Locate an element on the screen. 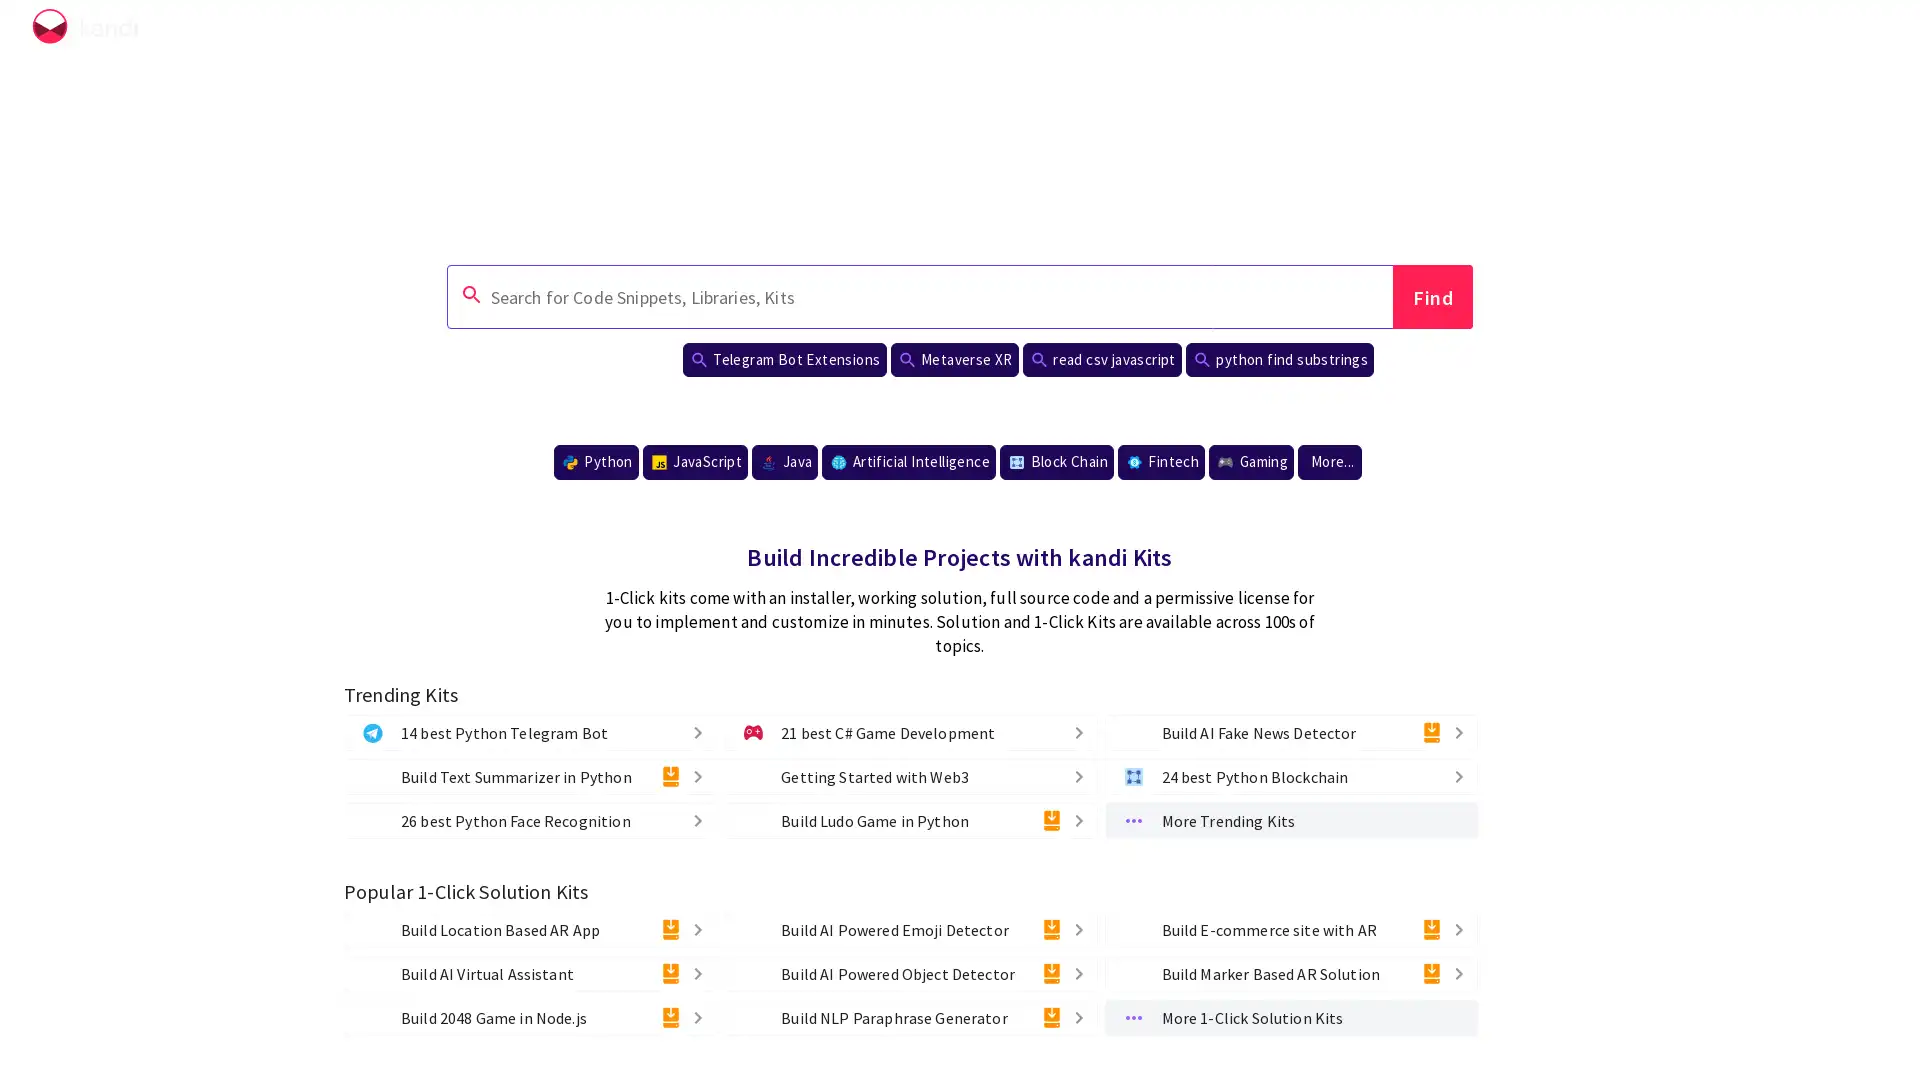 The height and width of the screenshot is (1080, 1920). delete is located at coordinates (697, 774).